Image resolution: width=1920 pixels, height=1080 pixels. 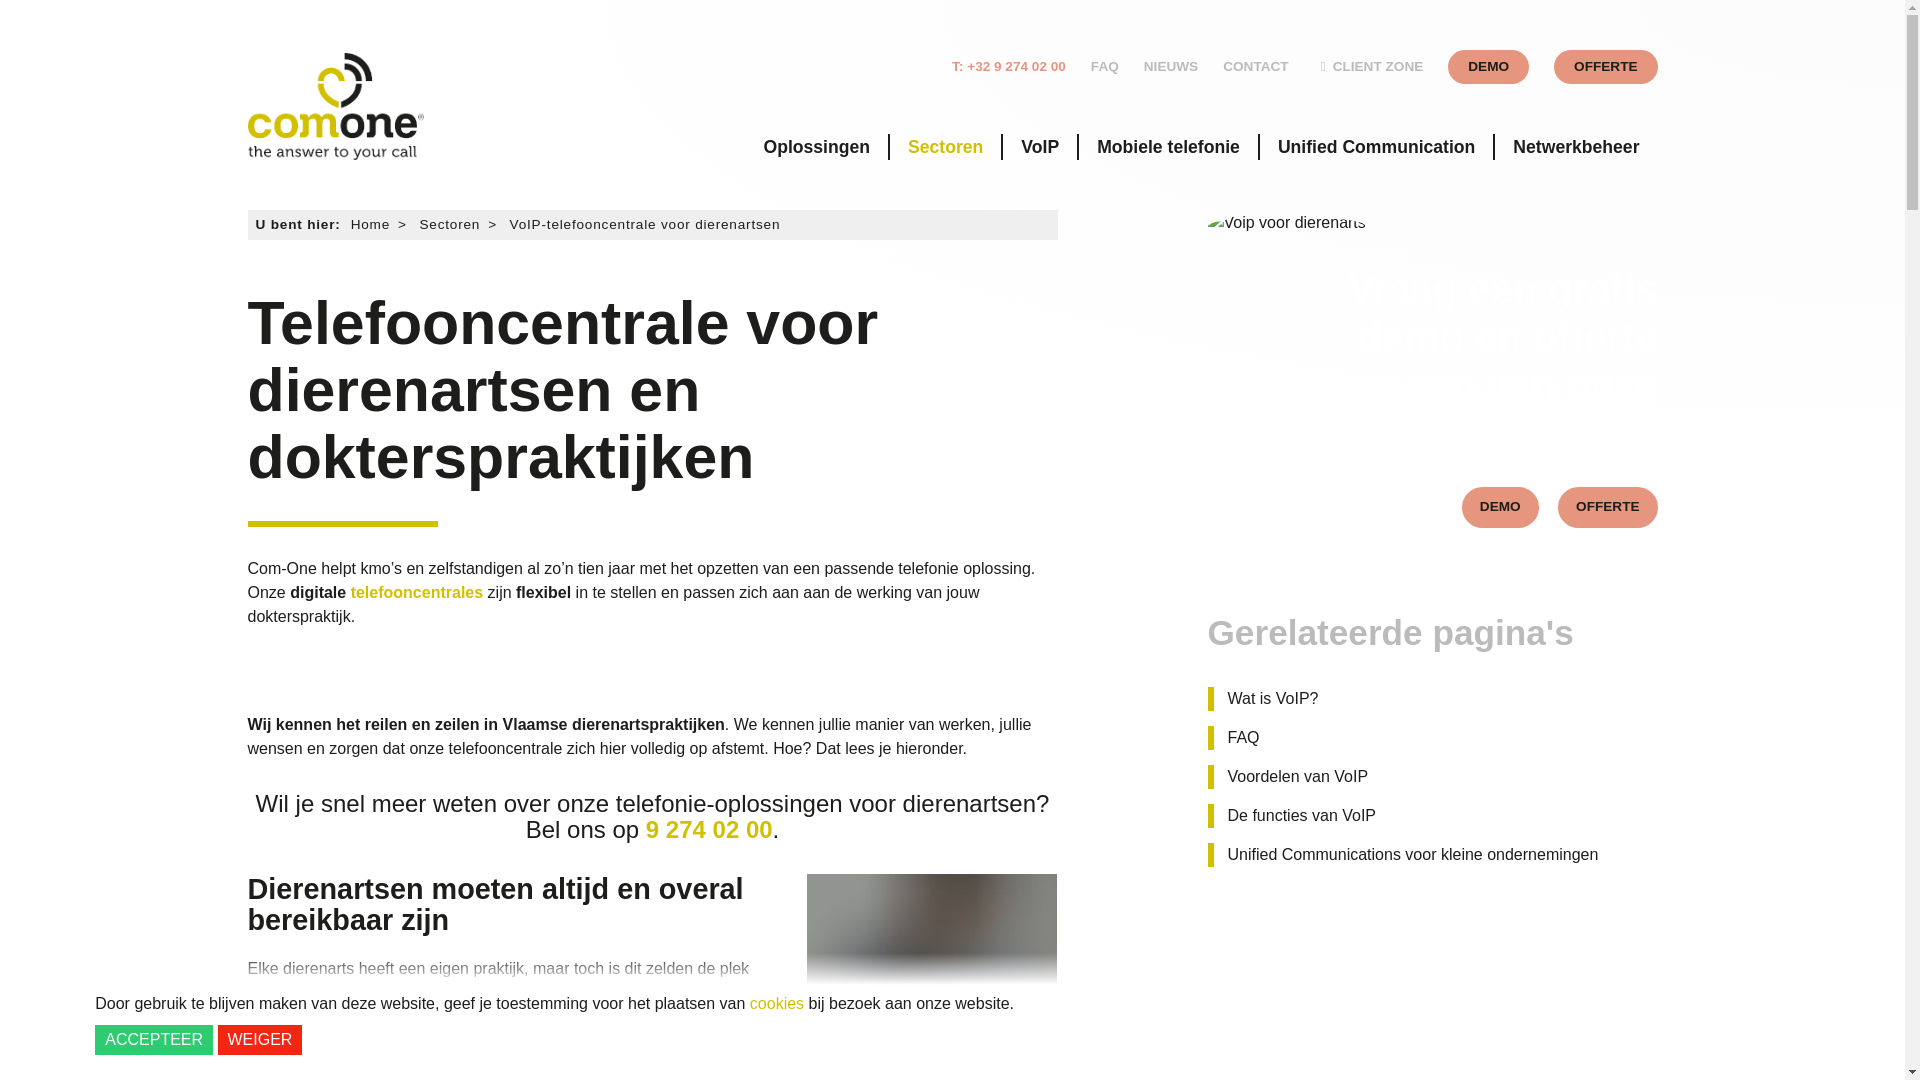 I want to click on 'CONTACT', so click(x=1254, y=65).